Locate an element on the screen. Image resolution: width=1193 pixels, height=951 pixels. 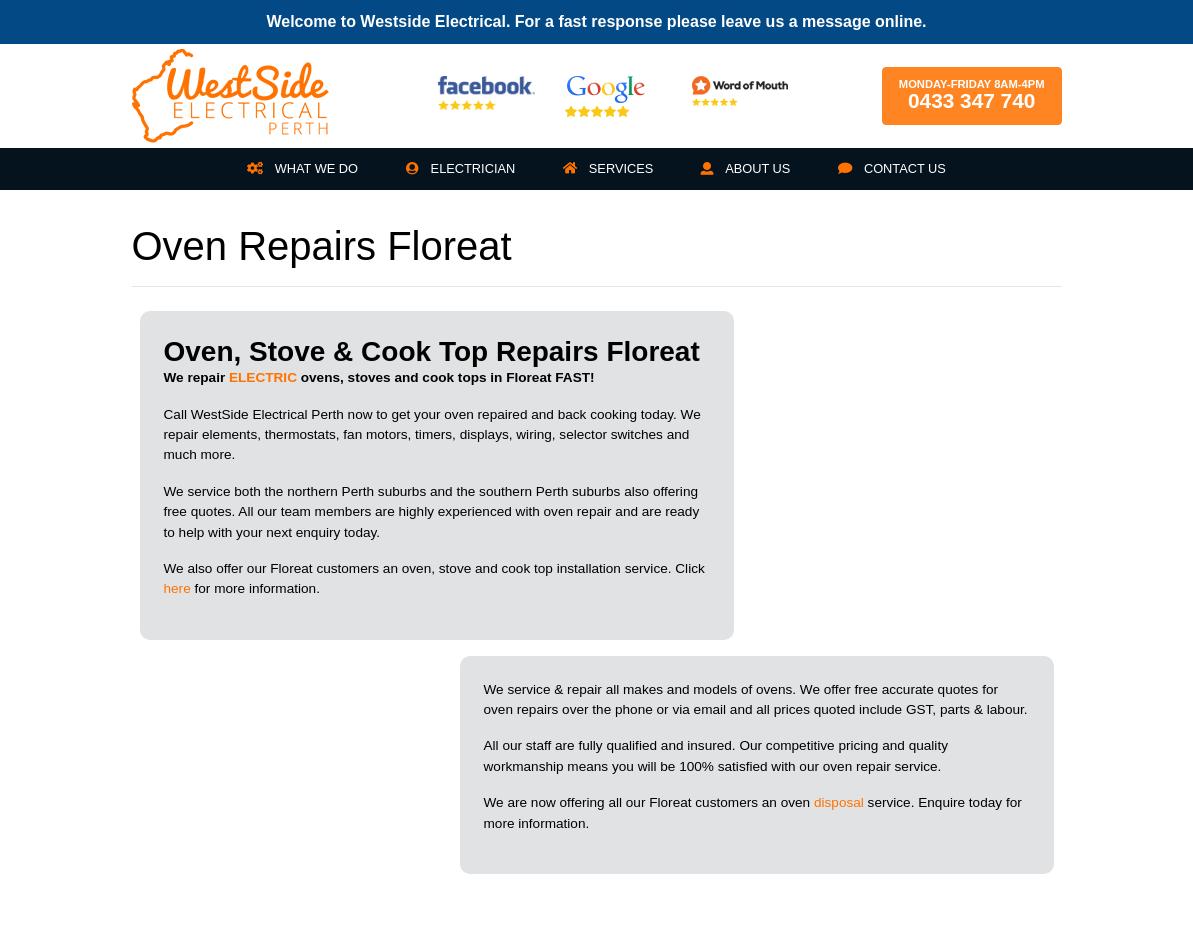
'Oven Repairs Floreat' is located at coordinates (130, 244).